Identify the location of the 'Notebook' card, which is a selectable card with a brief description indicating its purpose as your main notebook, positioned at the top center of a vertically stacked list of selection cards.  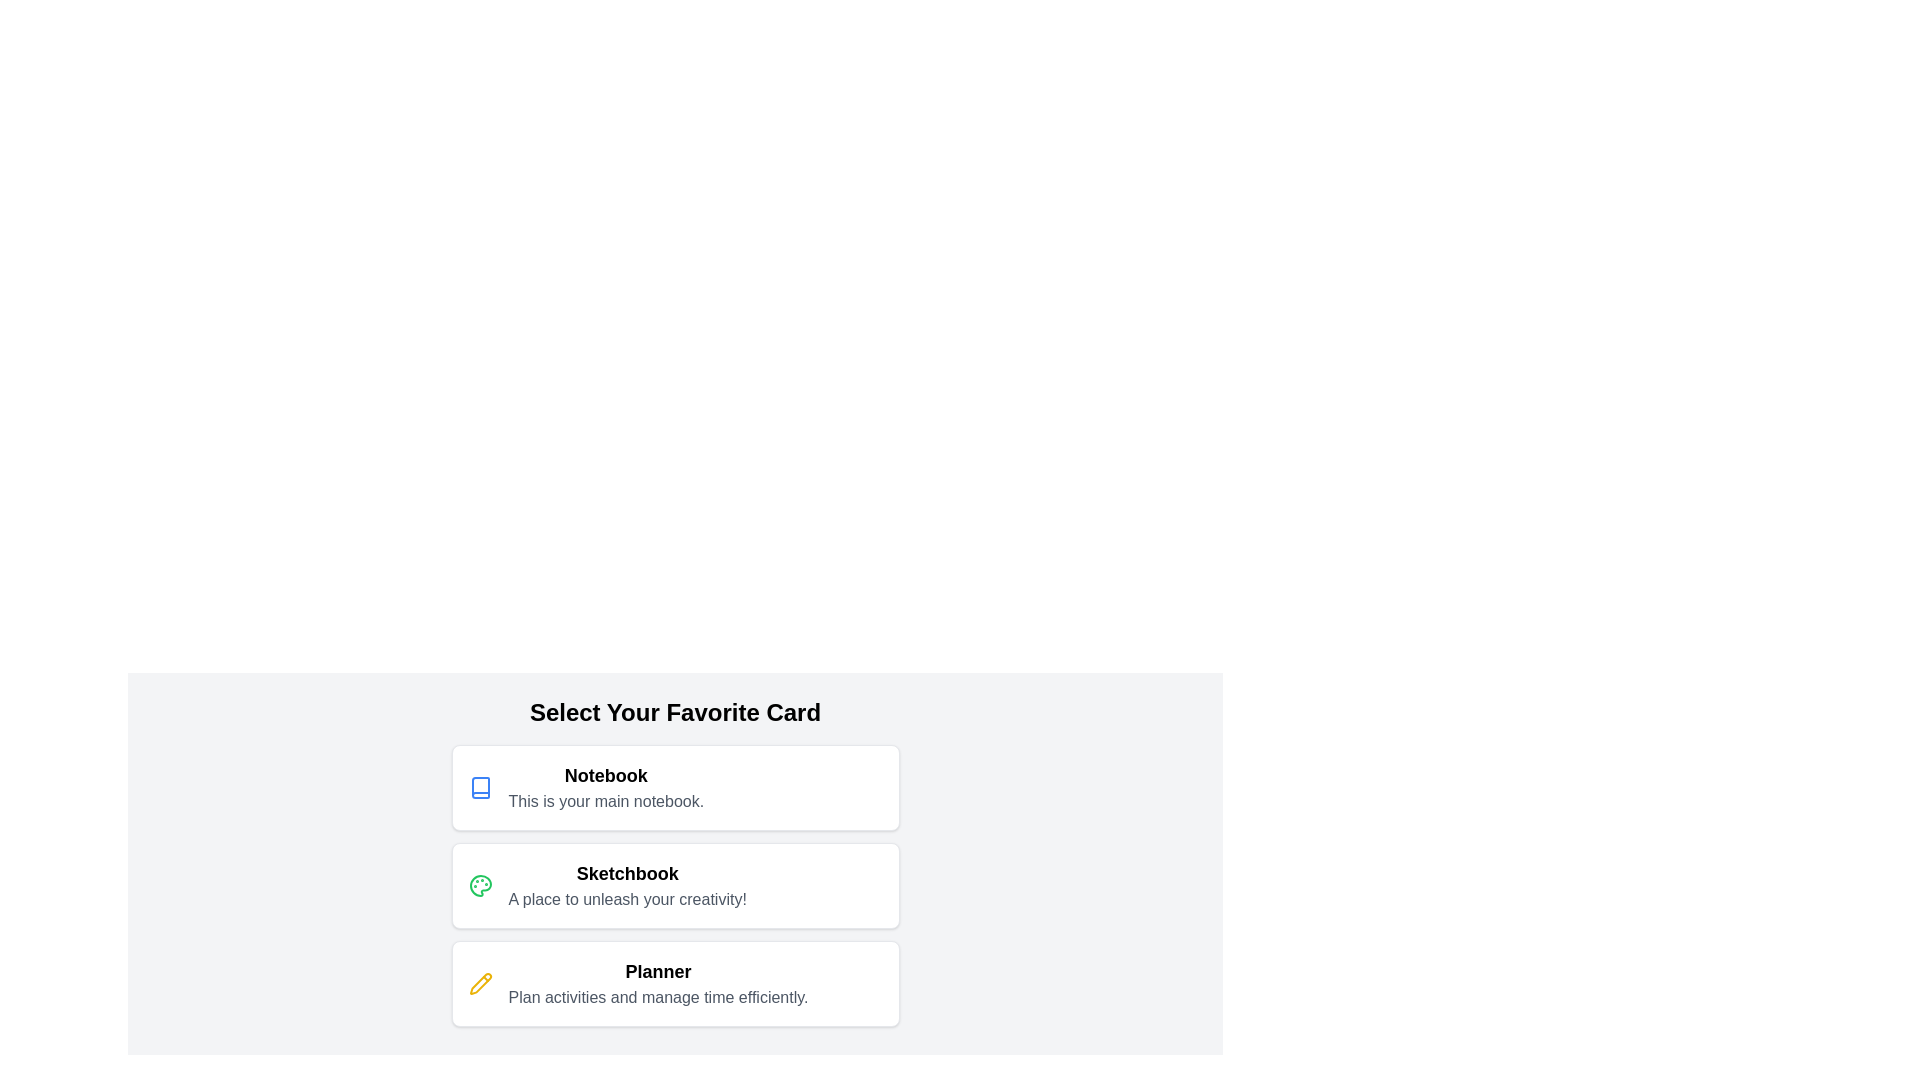
(675, 786).